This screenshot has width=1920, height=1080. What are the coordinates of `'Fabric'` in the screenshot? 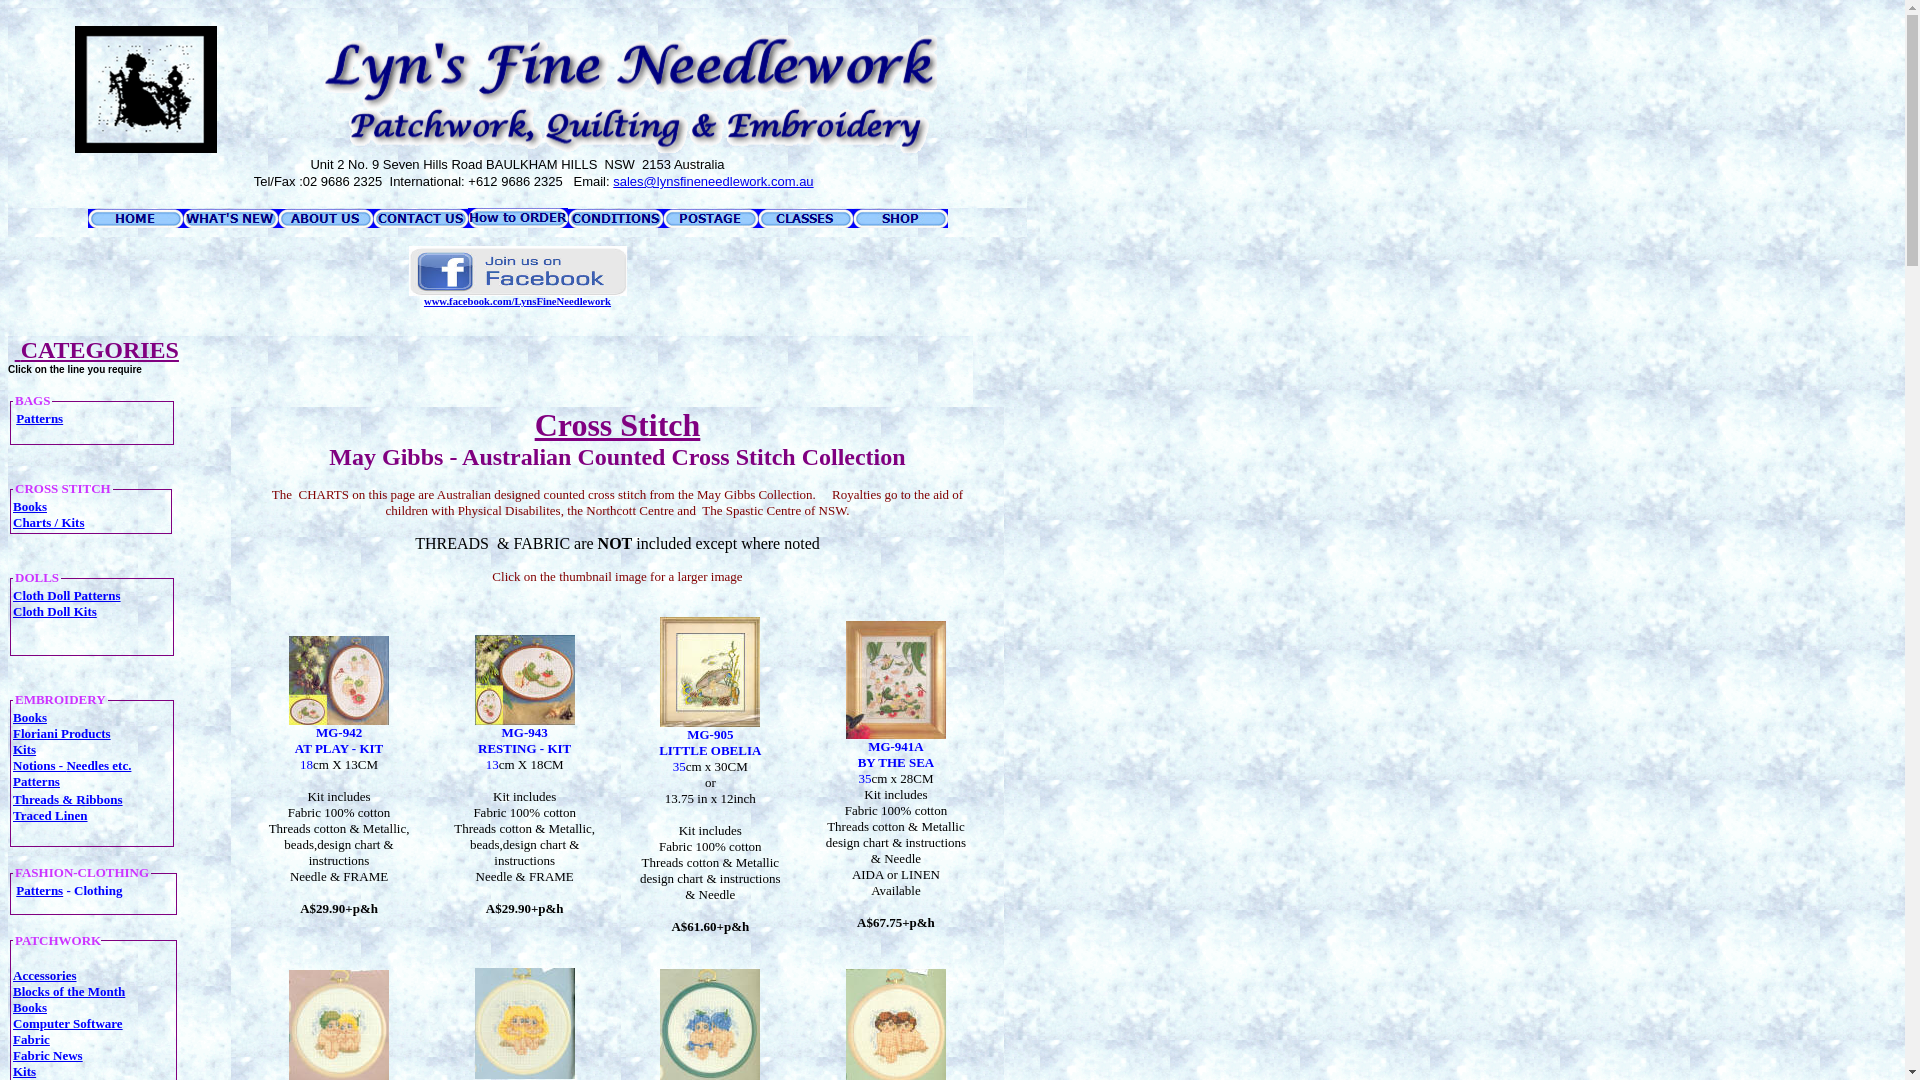 It's located at (31, 1038).